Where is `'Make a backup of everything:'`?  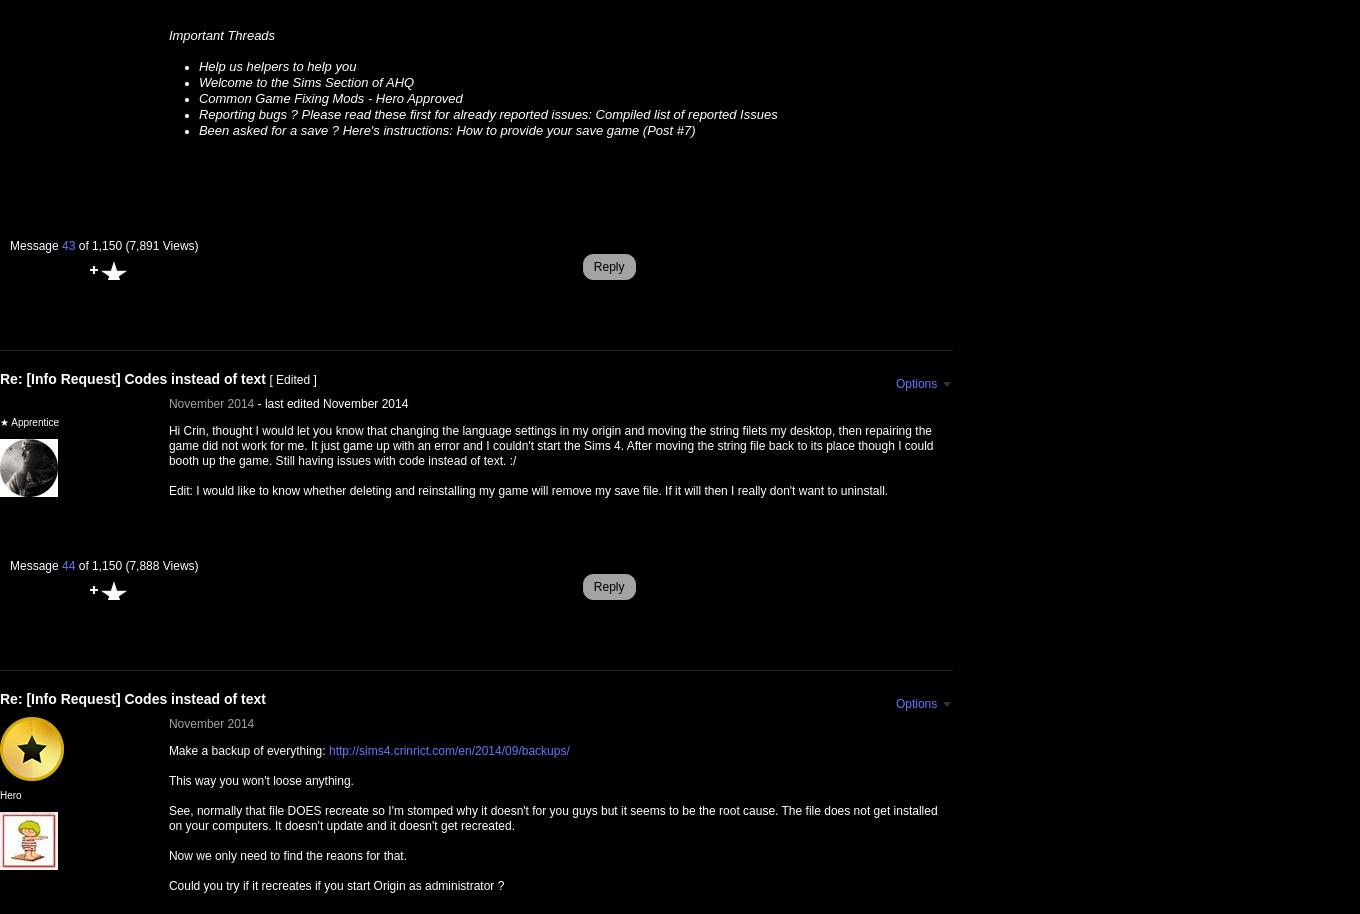 'Make a backup of everything:' is located at coordinates (248, 751).